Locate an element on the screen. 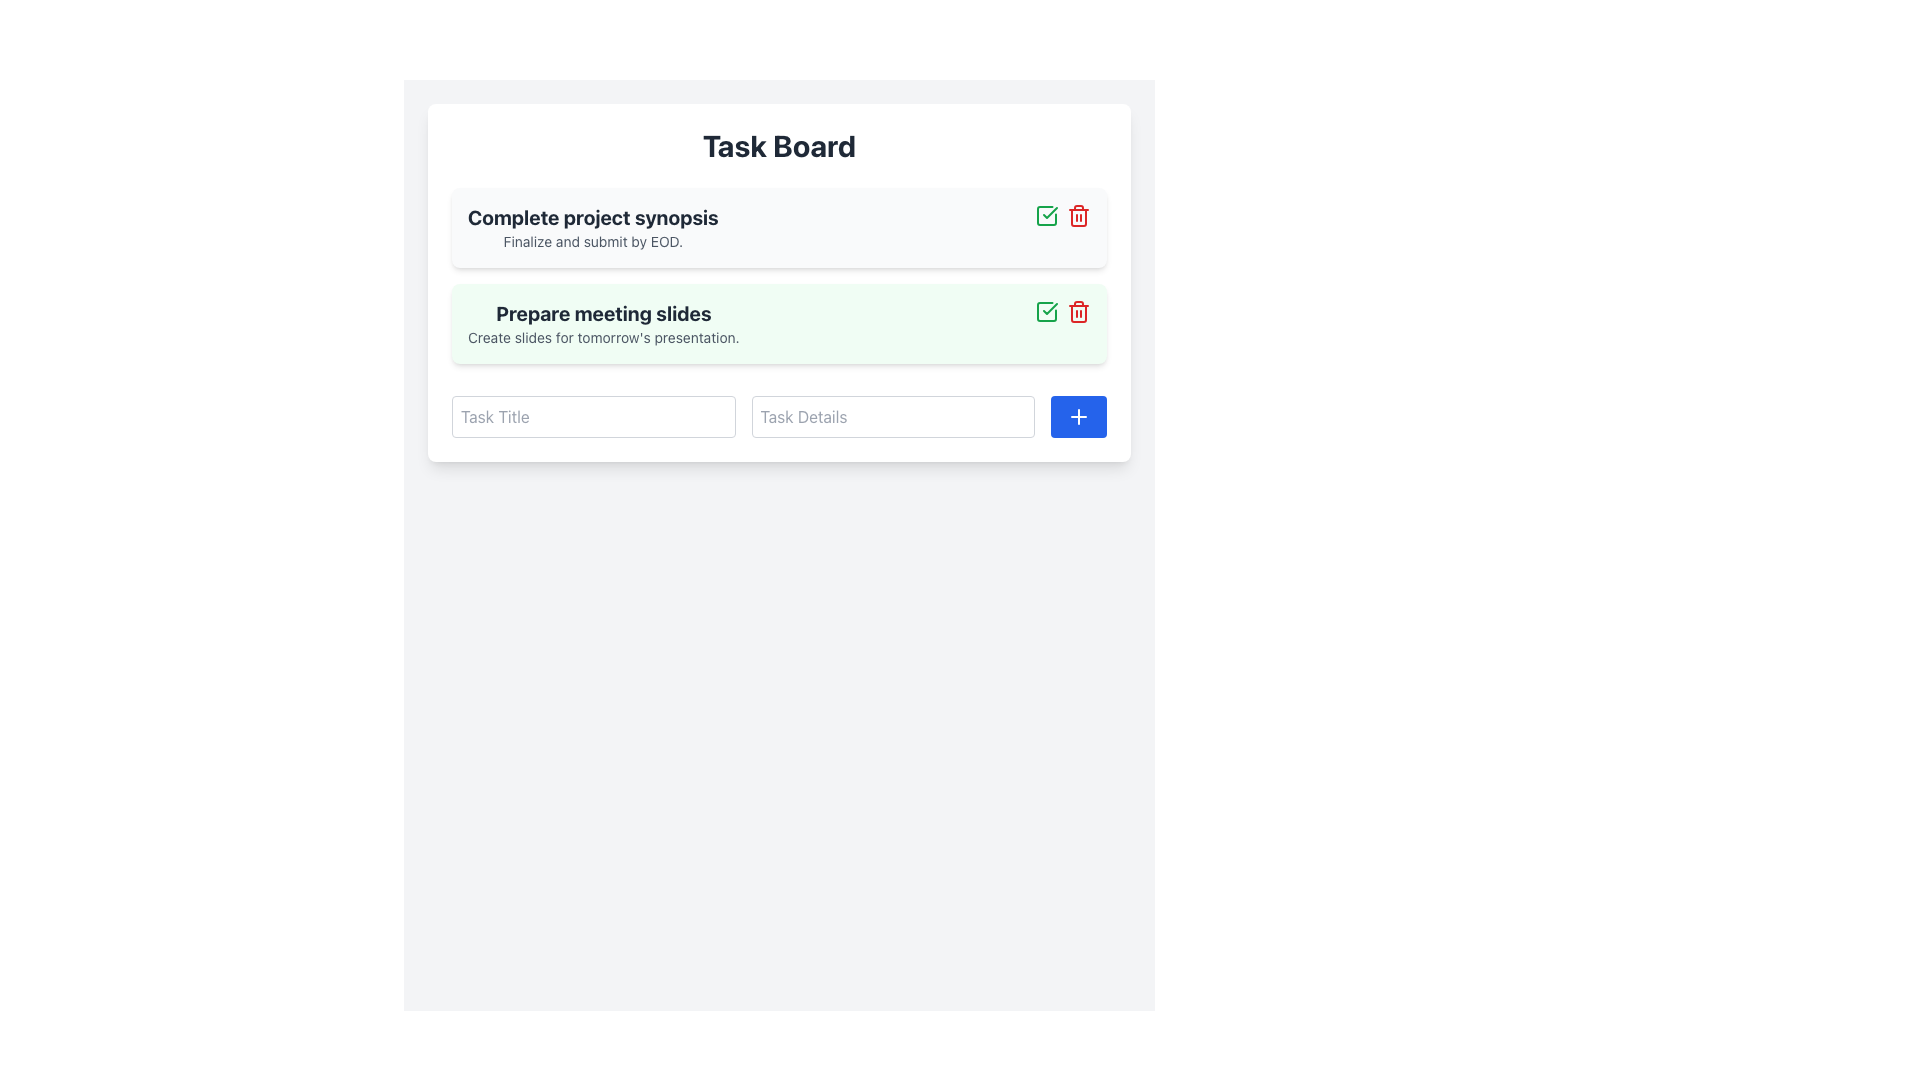 The height and width of the screenshot is (1080, 1920). the informational text below the main title of the task block labeled 'Prepare meeting slides' to provide additional emphasis is located at coordinates (602, 337).